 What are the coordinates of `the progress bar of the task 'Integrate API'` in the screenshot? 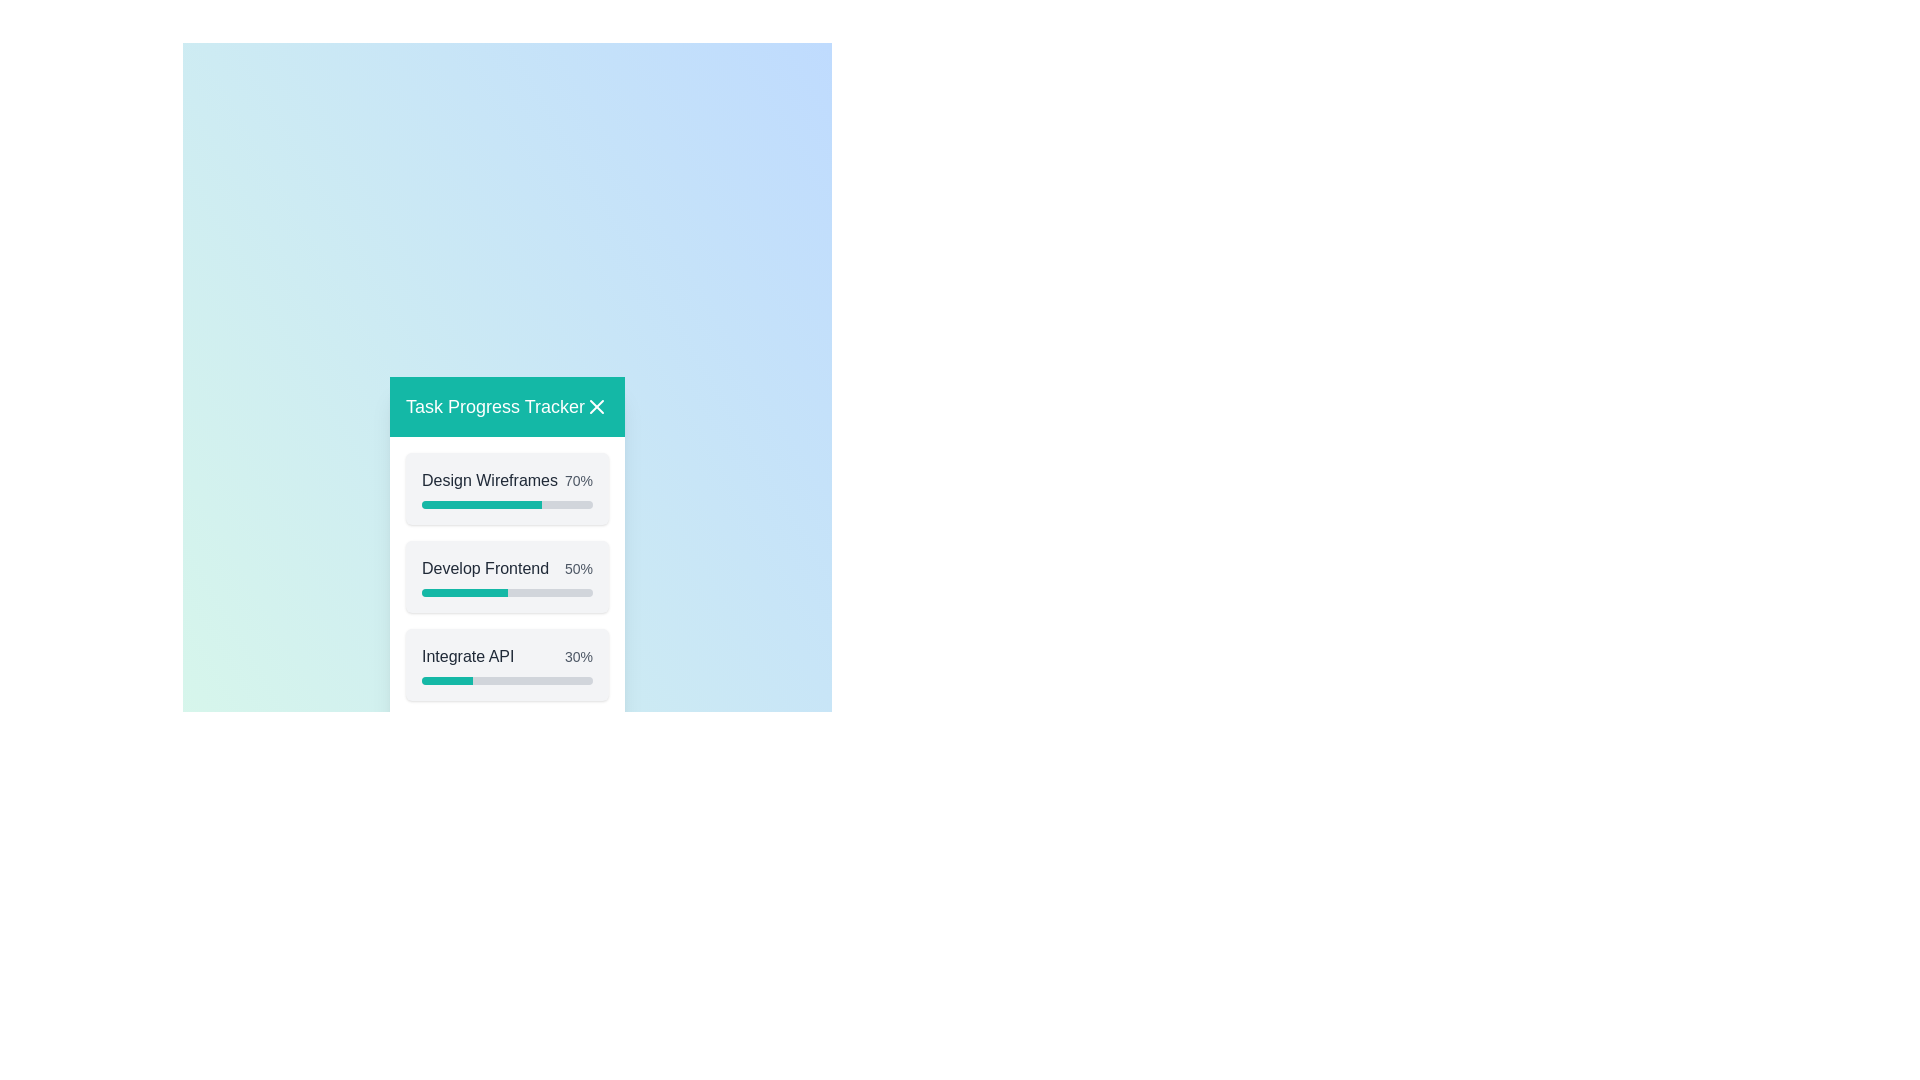 It's located at (507, 679).